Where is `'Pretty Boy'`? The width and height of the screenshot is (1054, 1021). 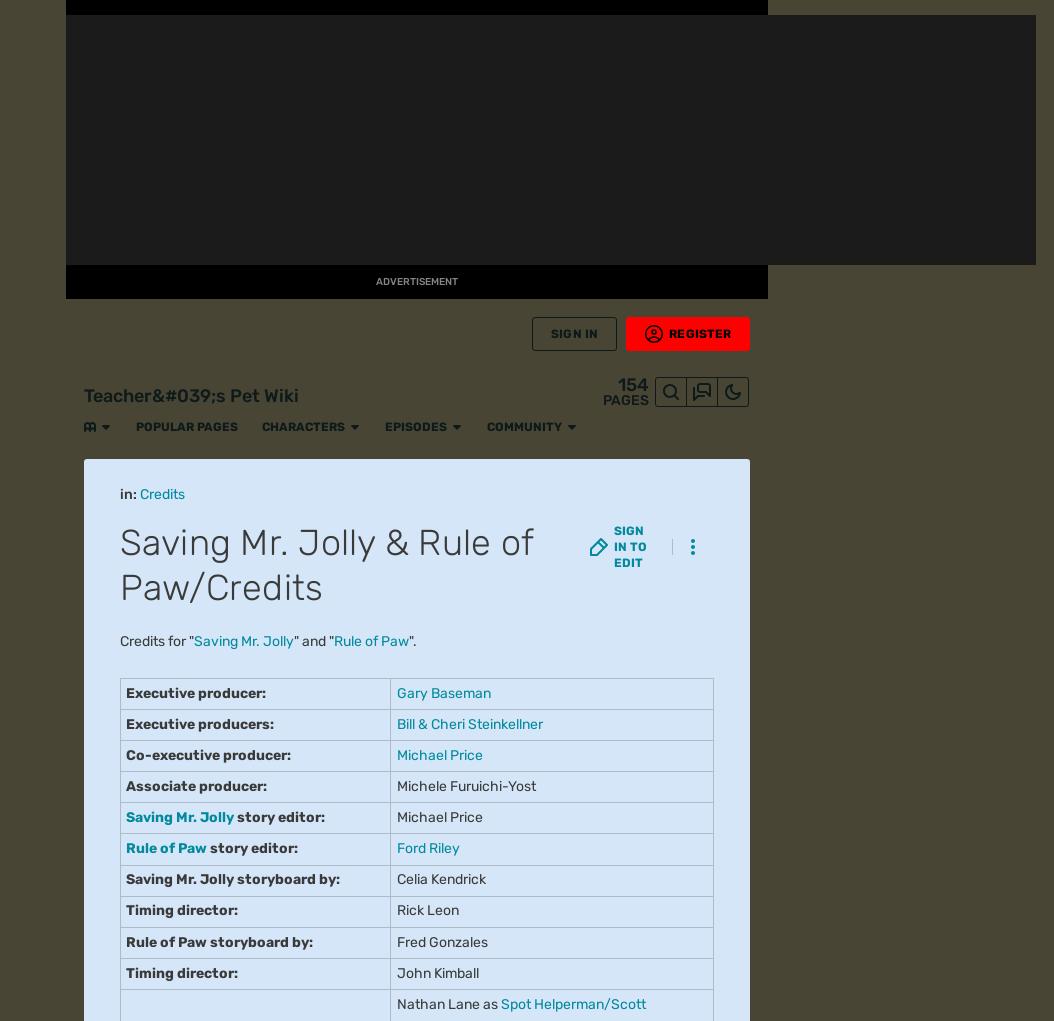
'Pretty Boy' is located at coordinates (219, 269).